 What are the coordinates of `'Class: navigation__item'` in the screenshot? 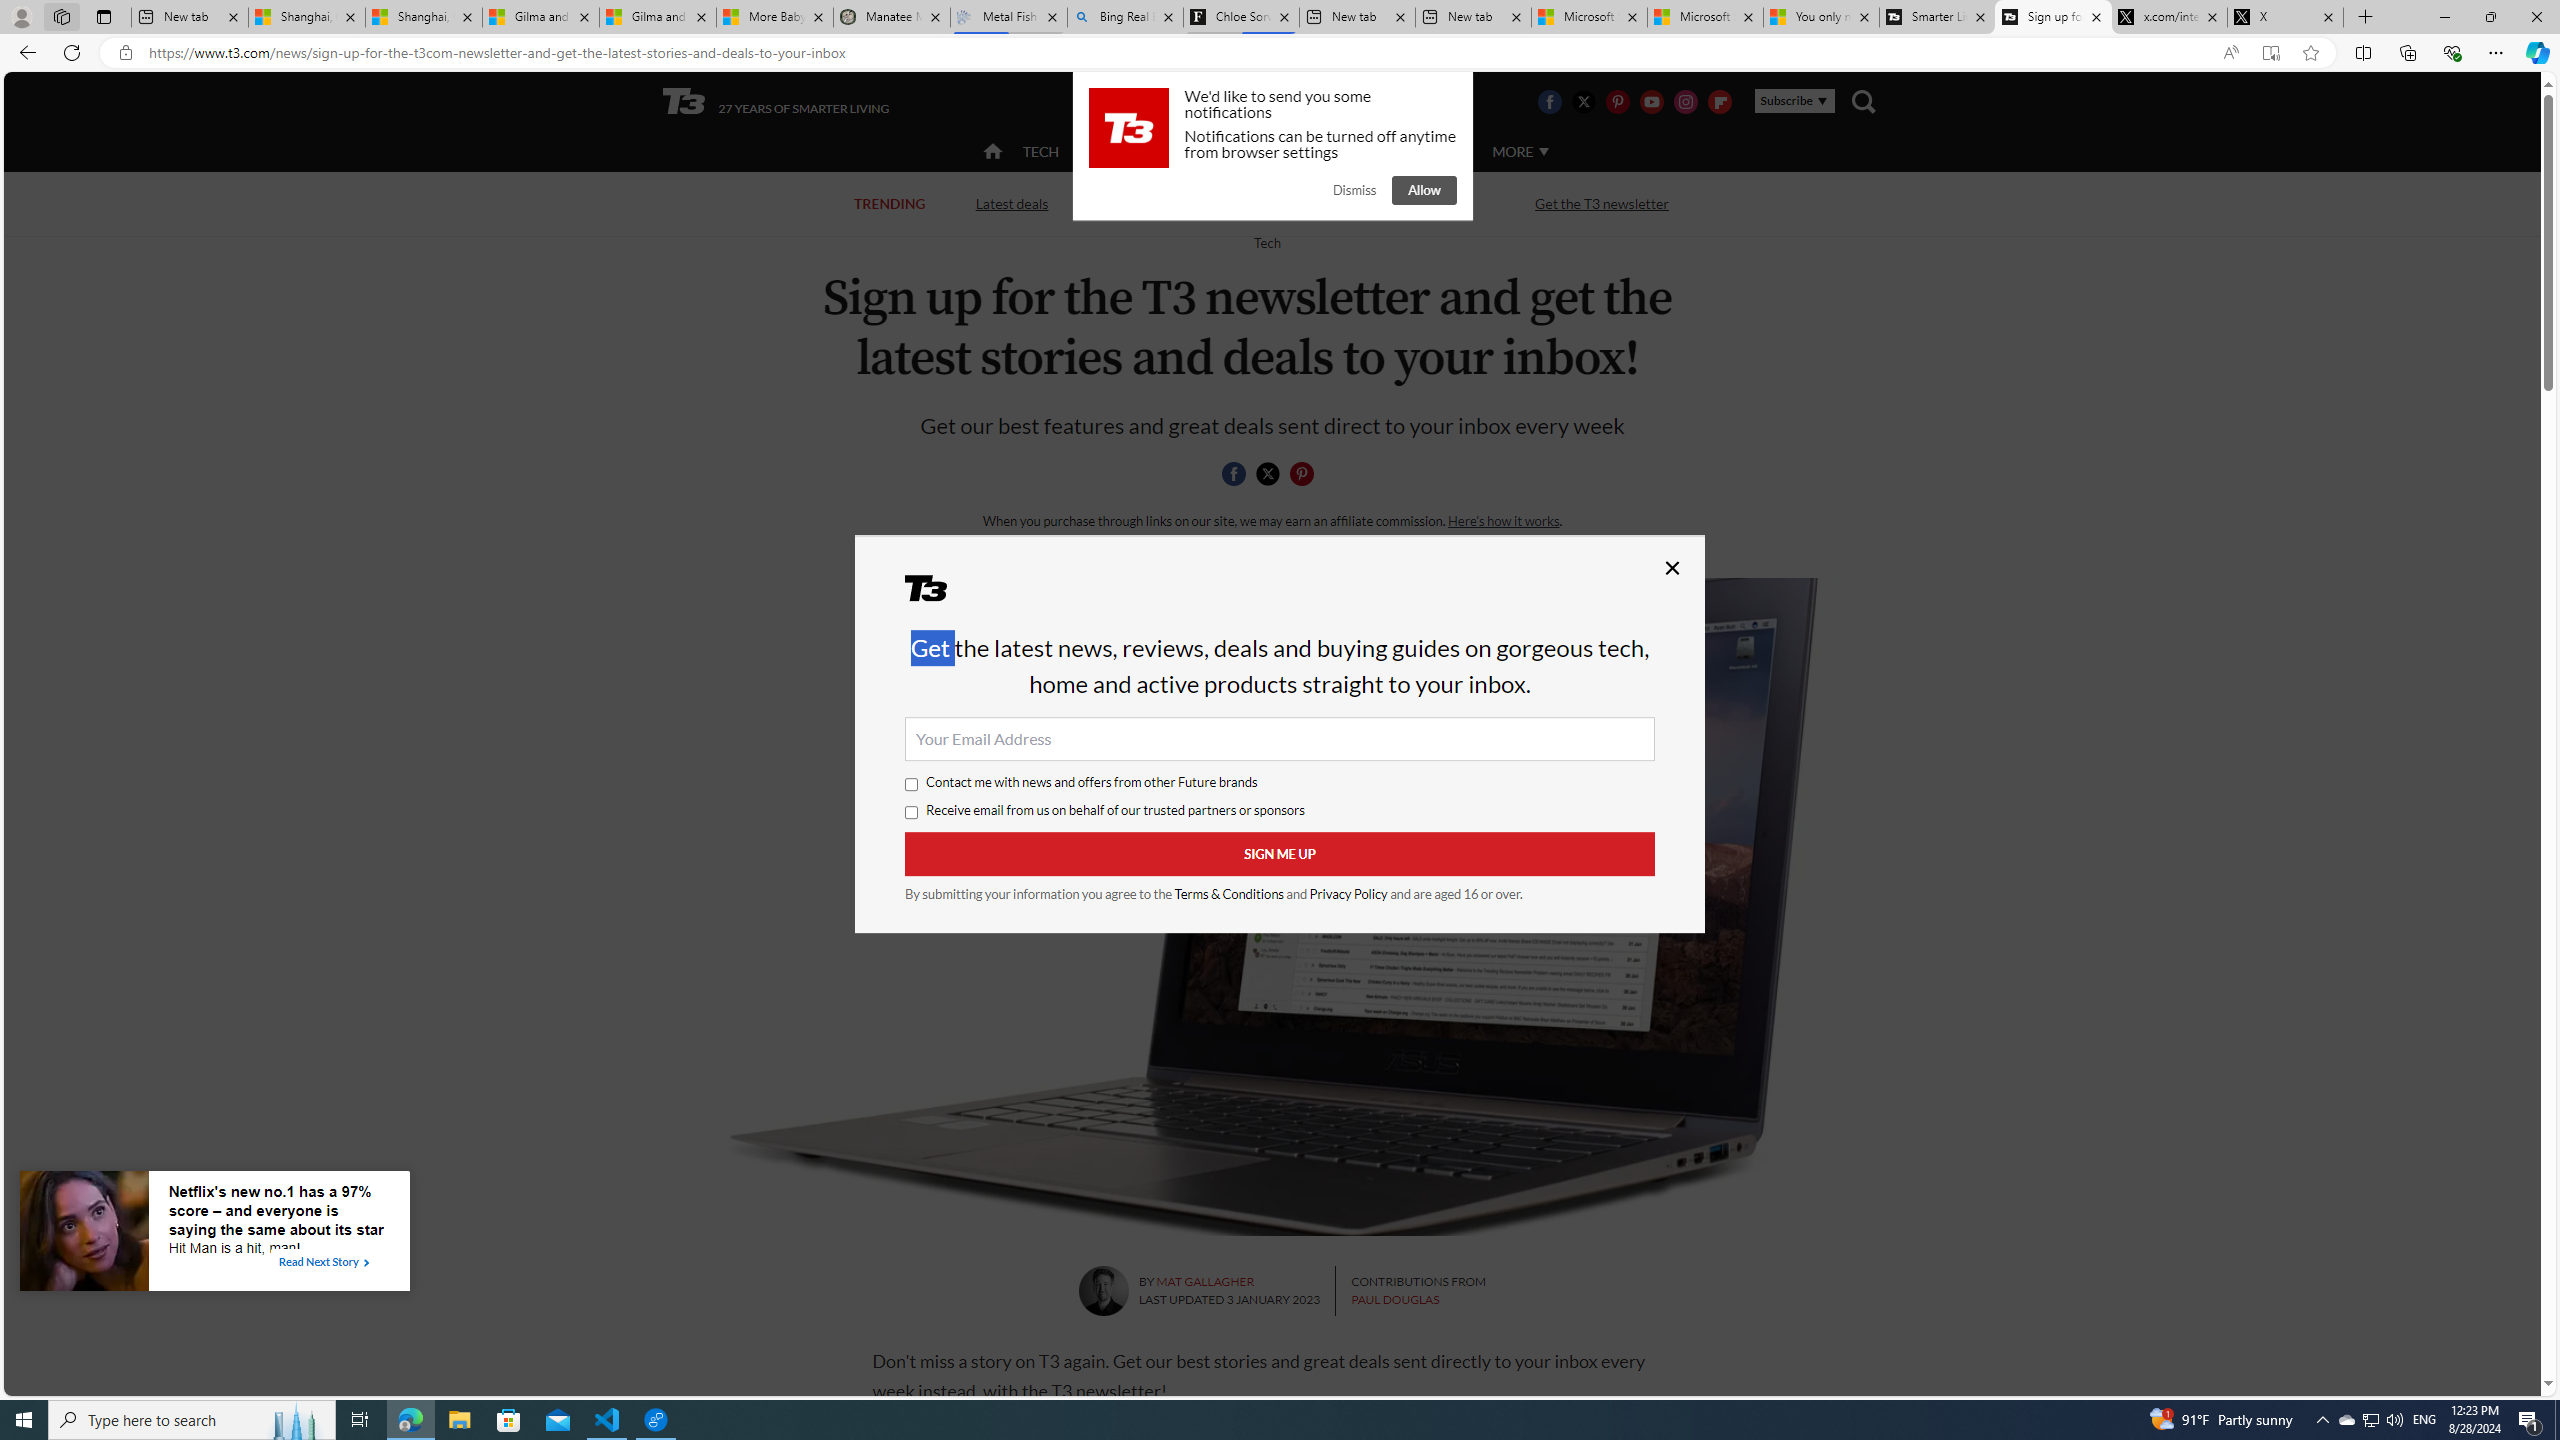 It's located at (990, 150).